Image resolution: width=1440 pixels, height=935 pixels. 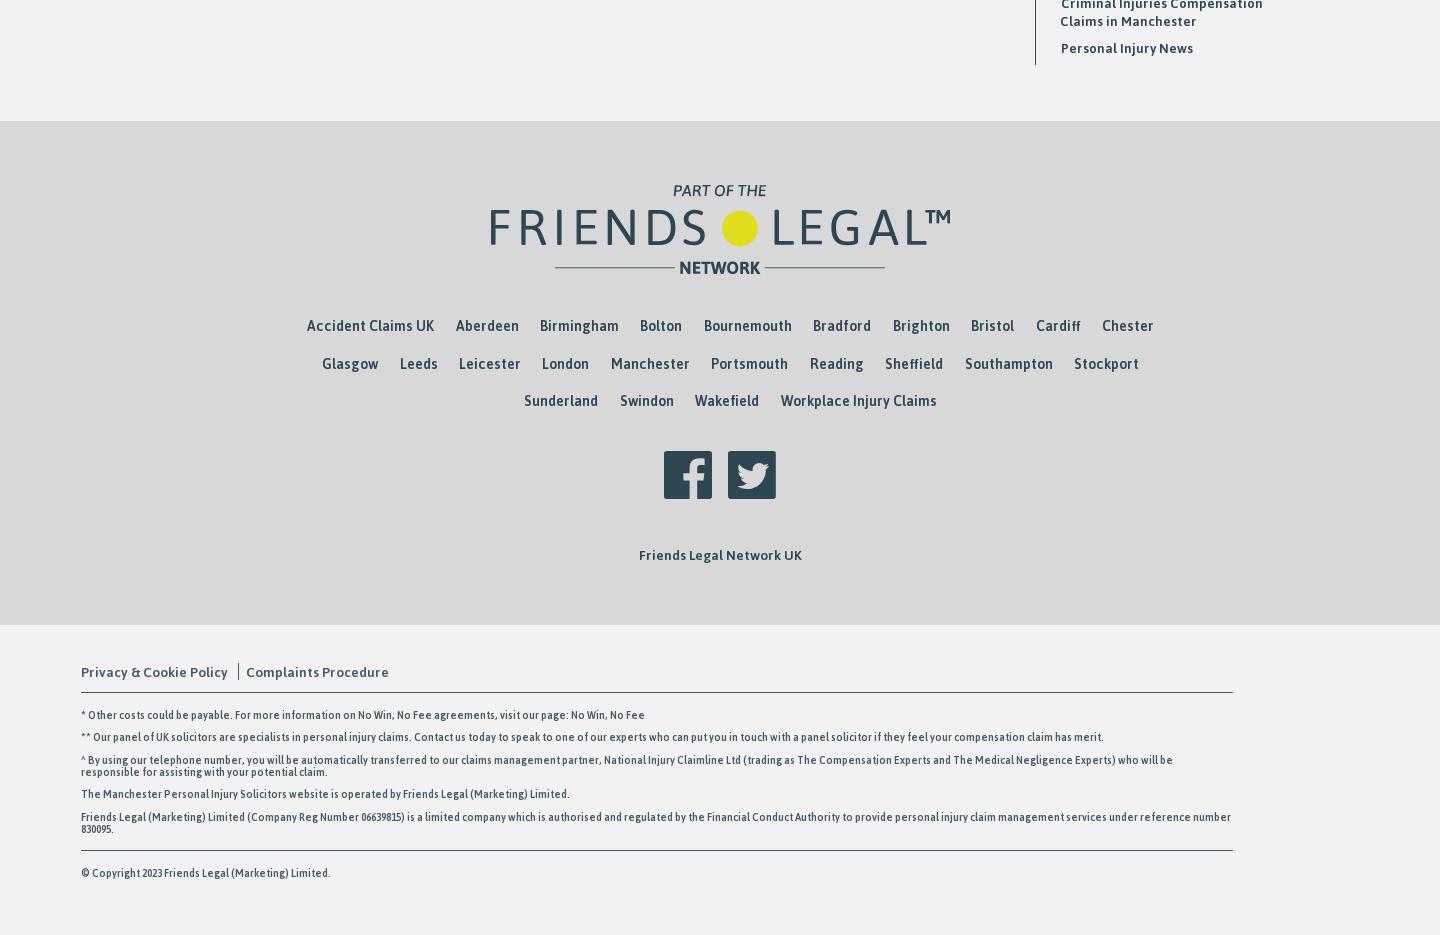 What do you see at coordinates (267, 870) in the screenshot?
I see `'© Copyright 2023 Friends Legal (Marketing) Limited.'` at bounding box center [267, 870].